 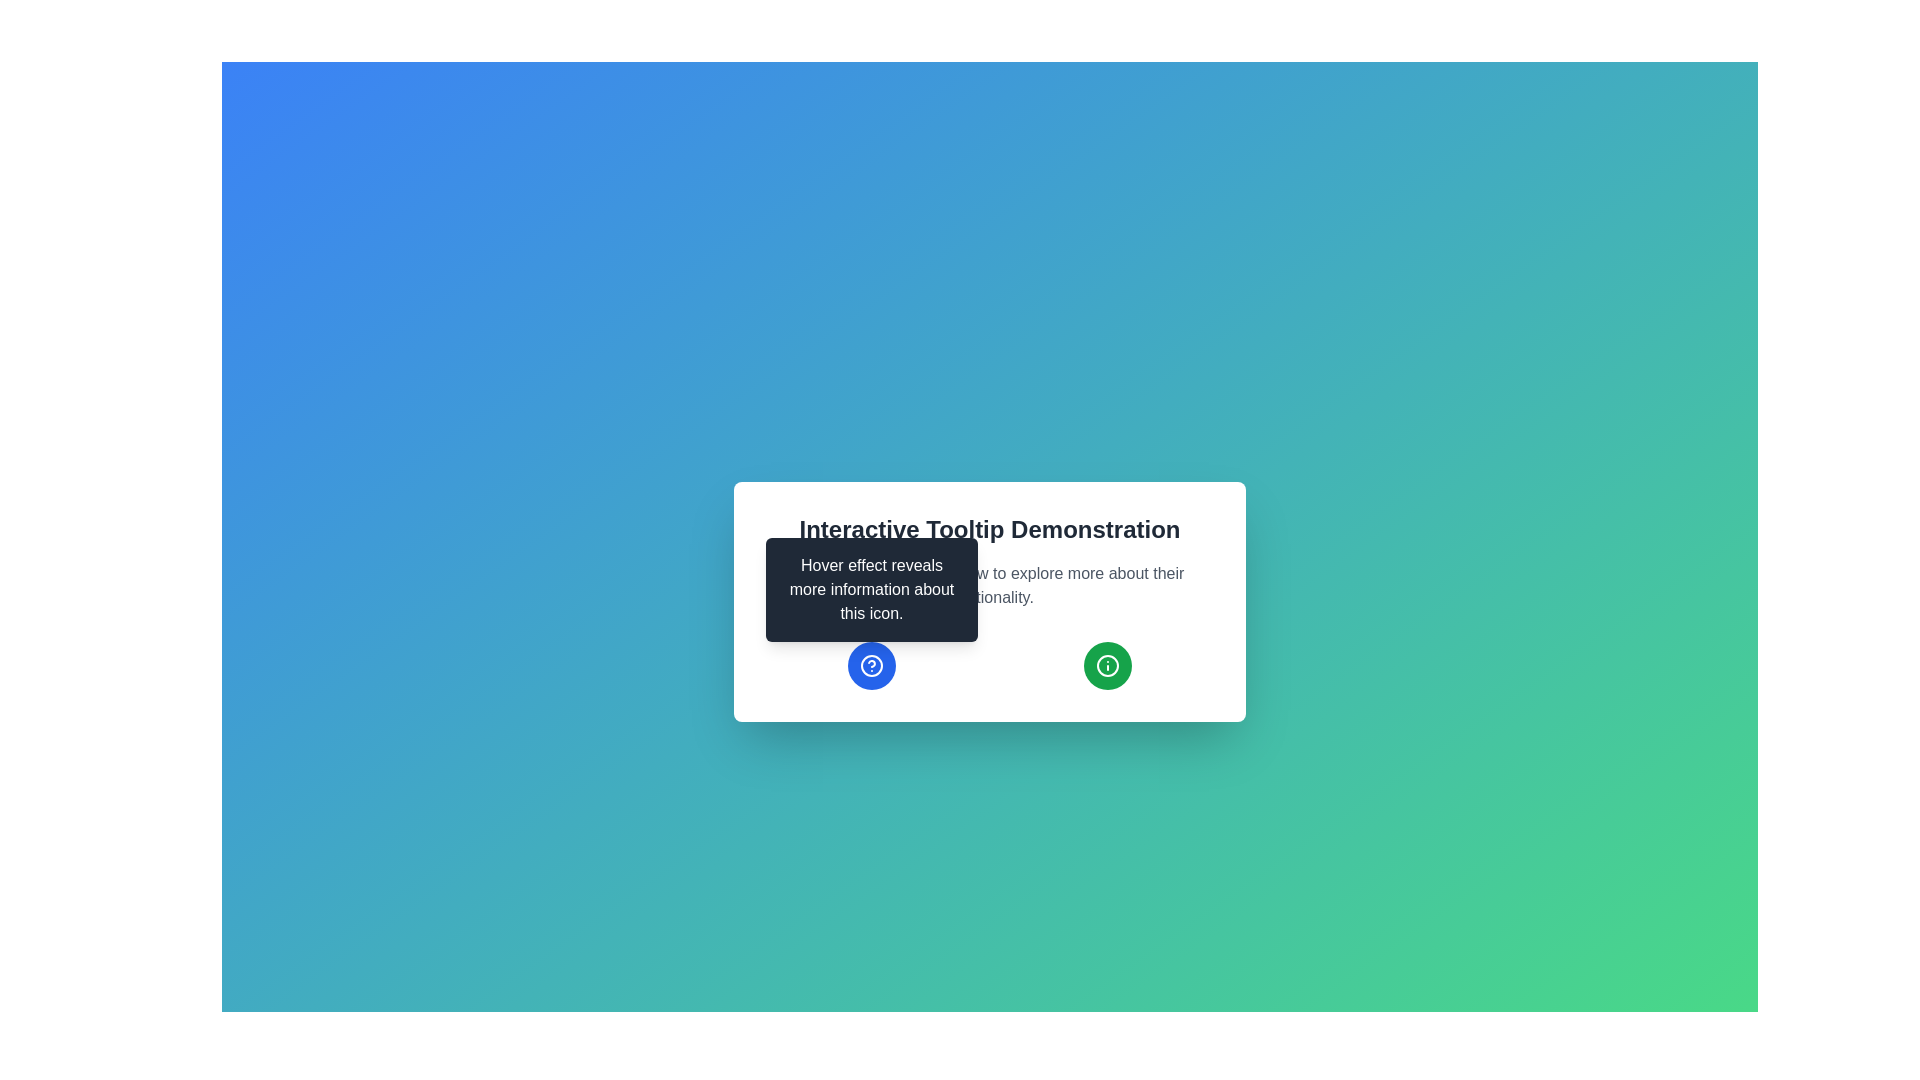 What do you see at coordinates (1107, 666) in the screenshot?
I see `the circular green button with a white border and an information icon, which is the second button in the grid layout on the right side of the modal interface` at bounding box center [1107, 666].